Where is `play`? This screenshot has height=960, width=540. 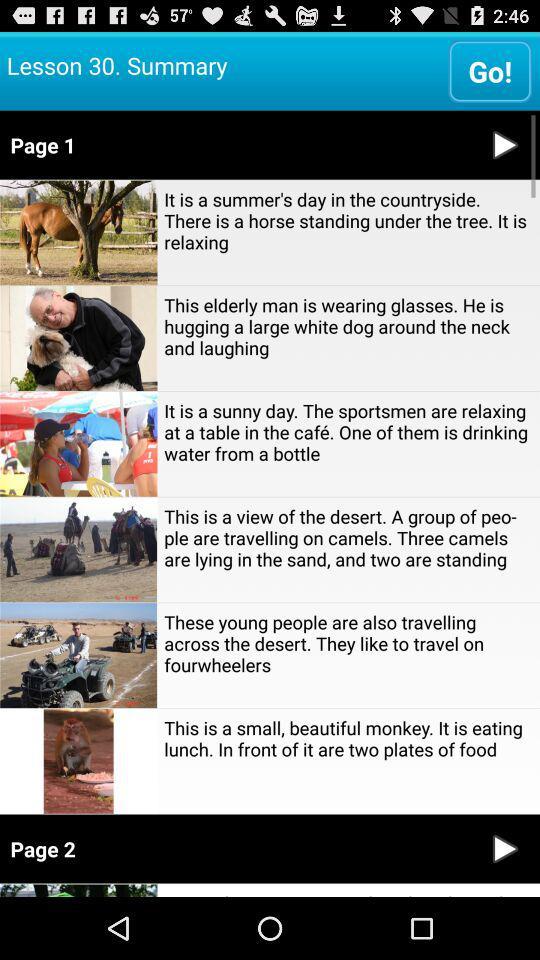
play is located at coordinates (504, 848).